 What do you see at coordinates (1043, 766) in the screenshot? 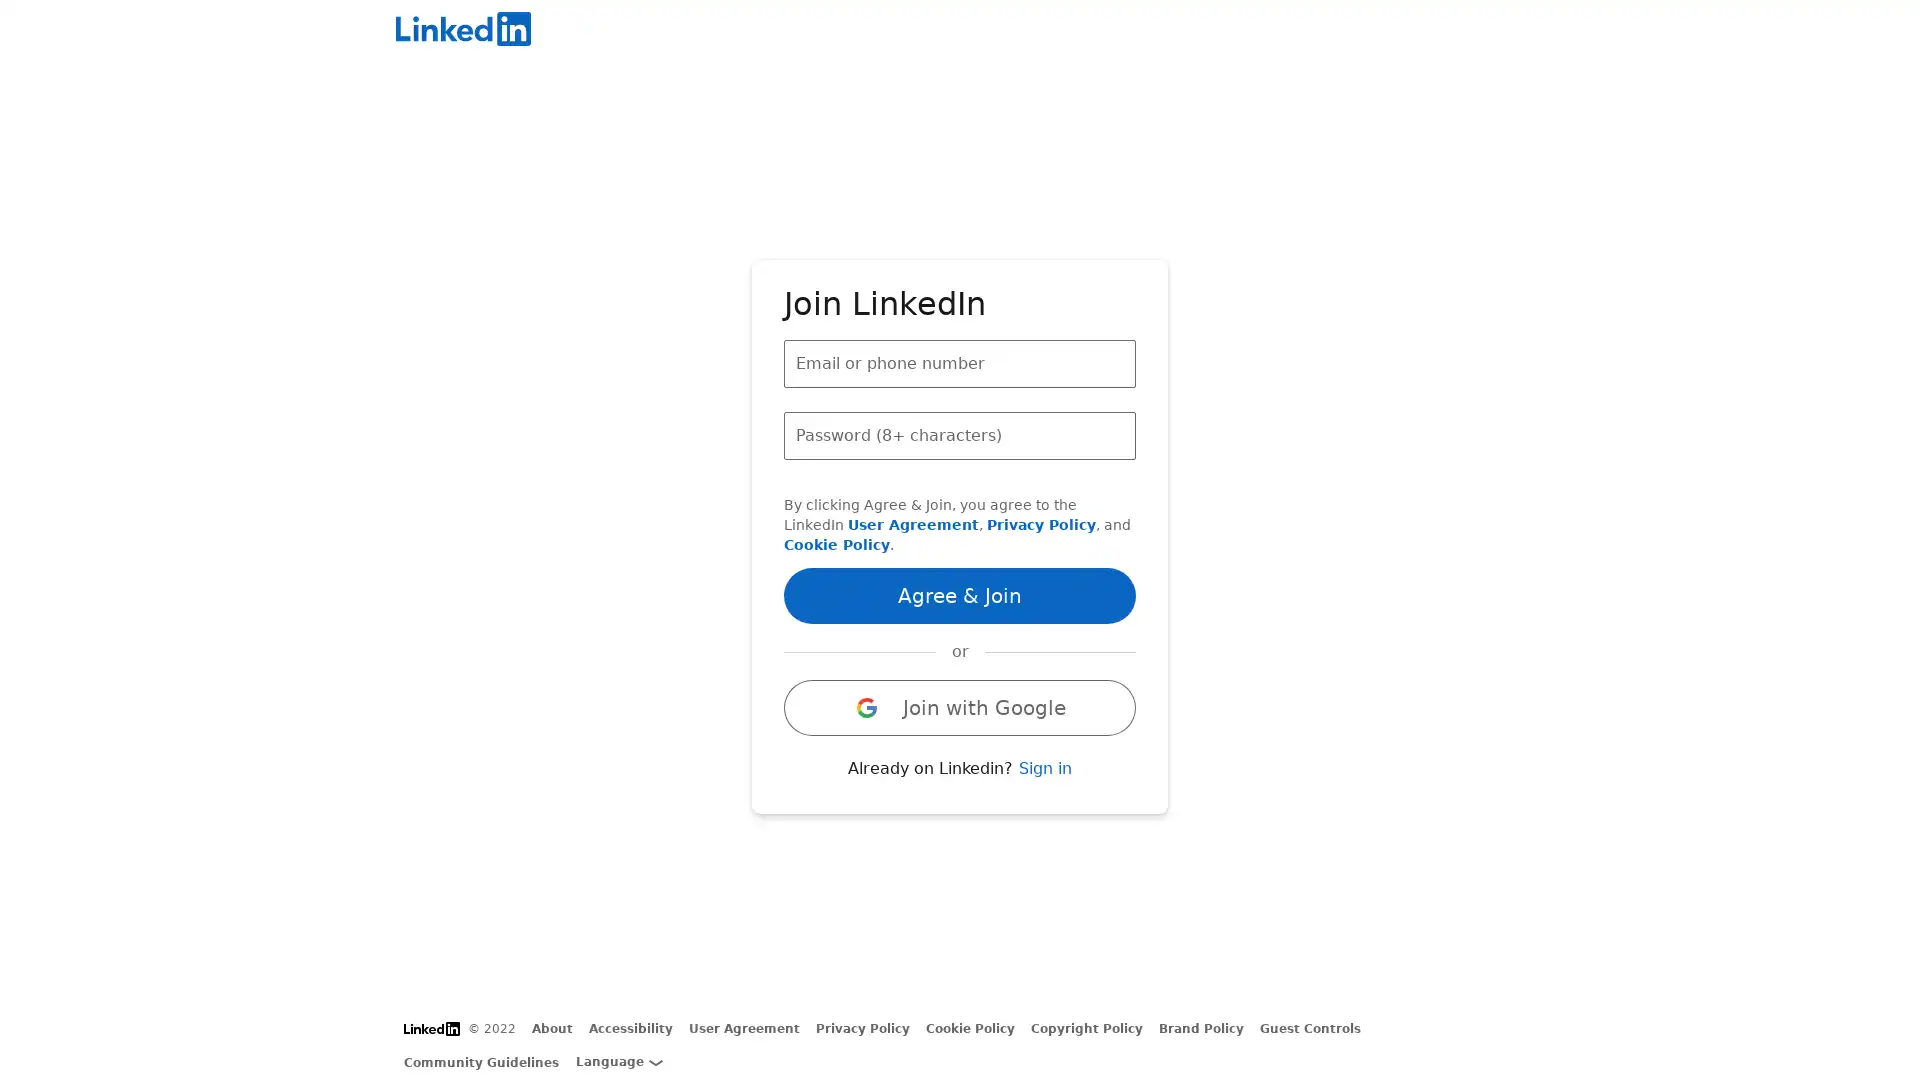
I see `Sign in` at bounding box center [1043, 766].